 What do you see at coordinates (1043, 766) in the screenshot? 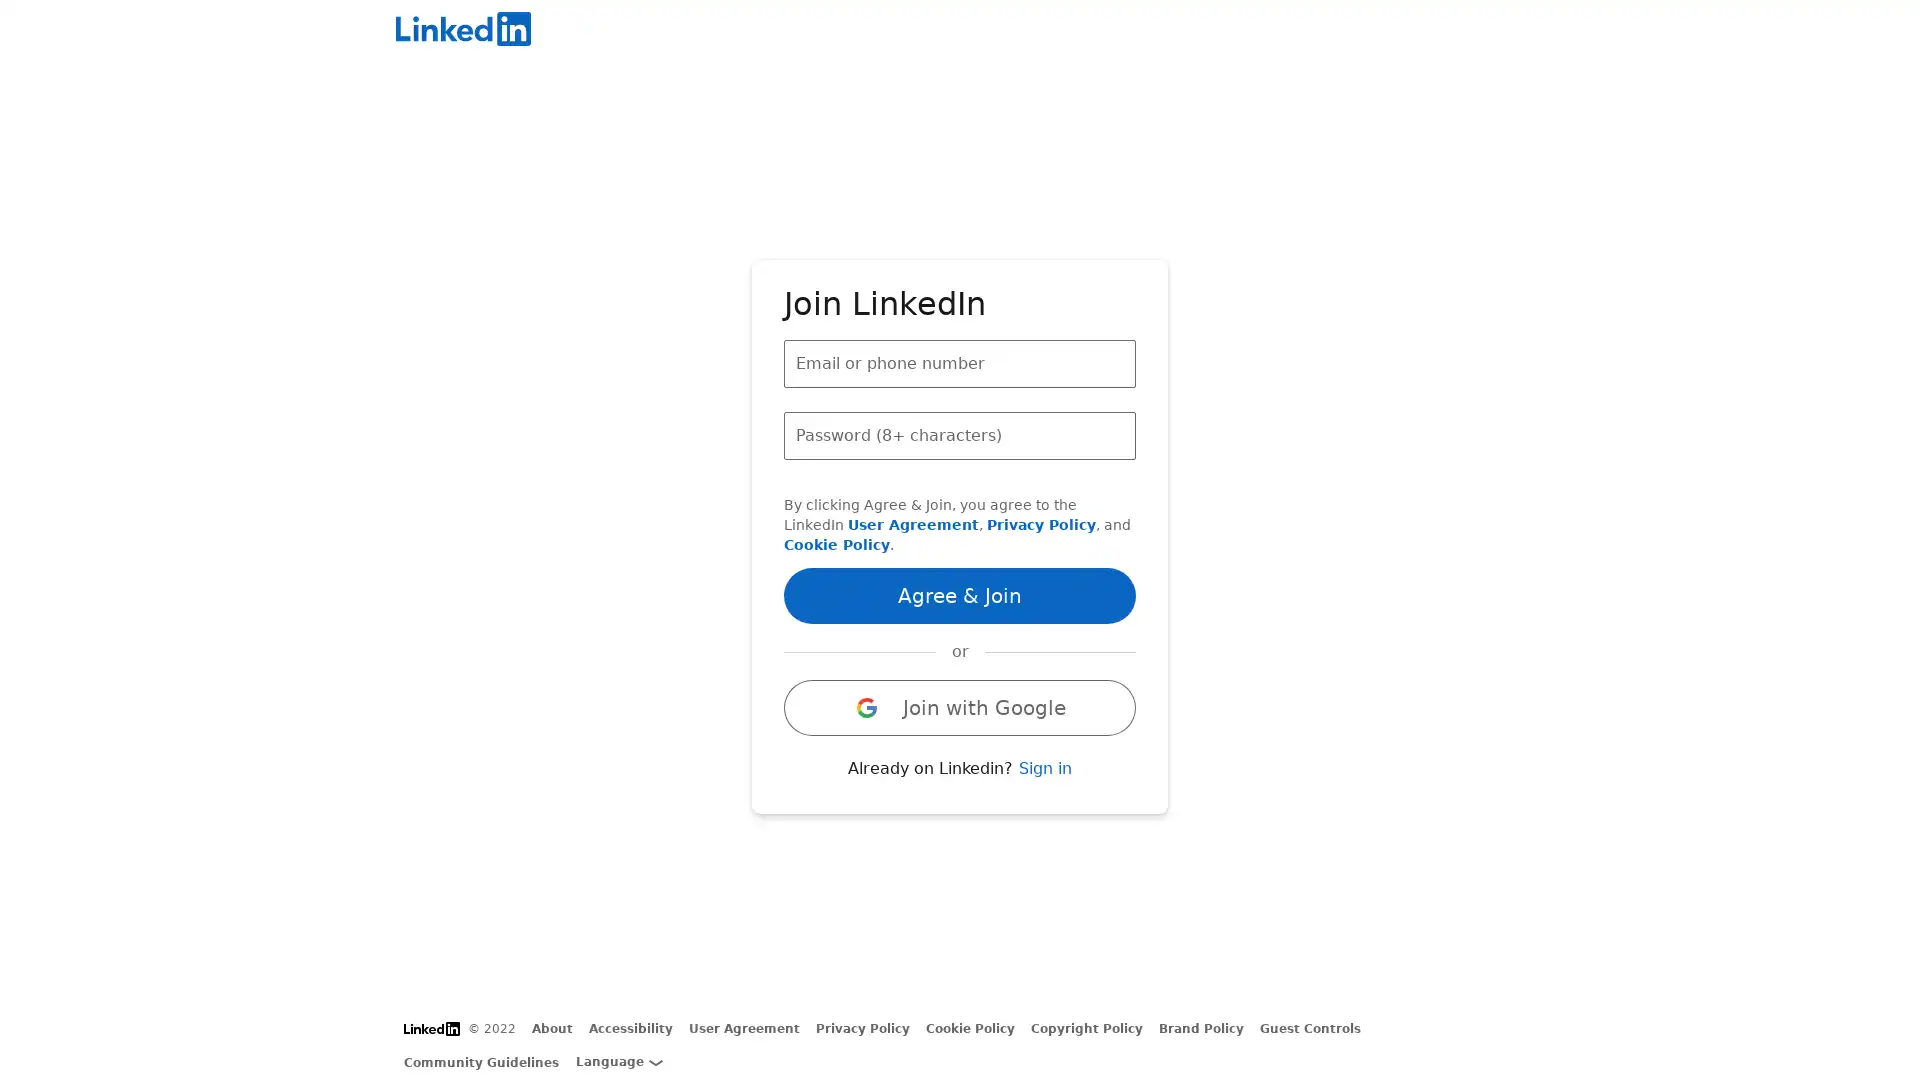
I see `Sign in` at bounding box center [1043, 766].